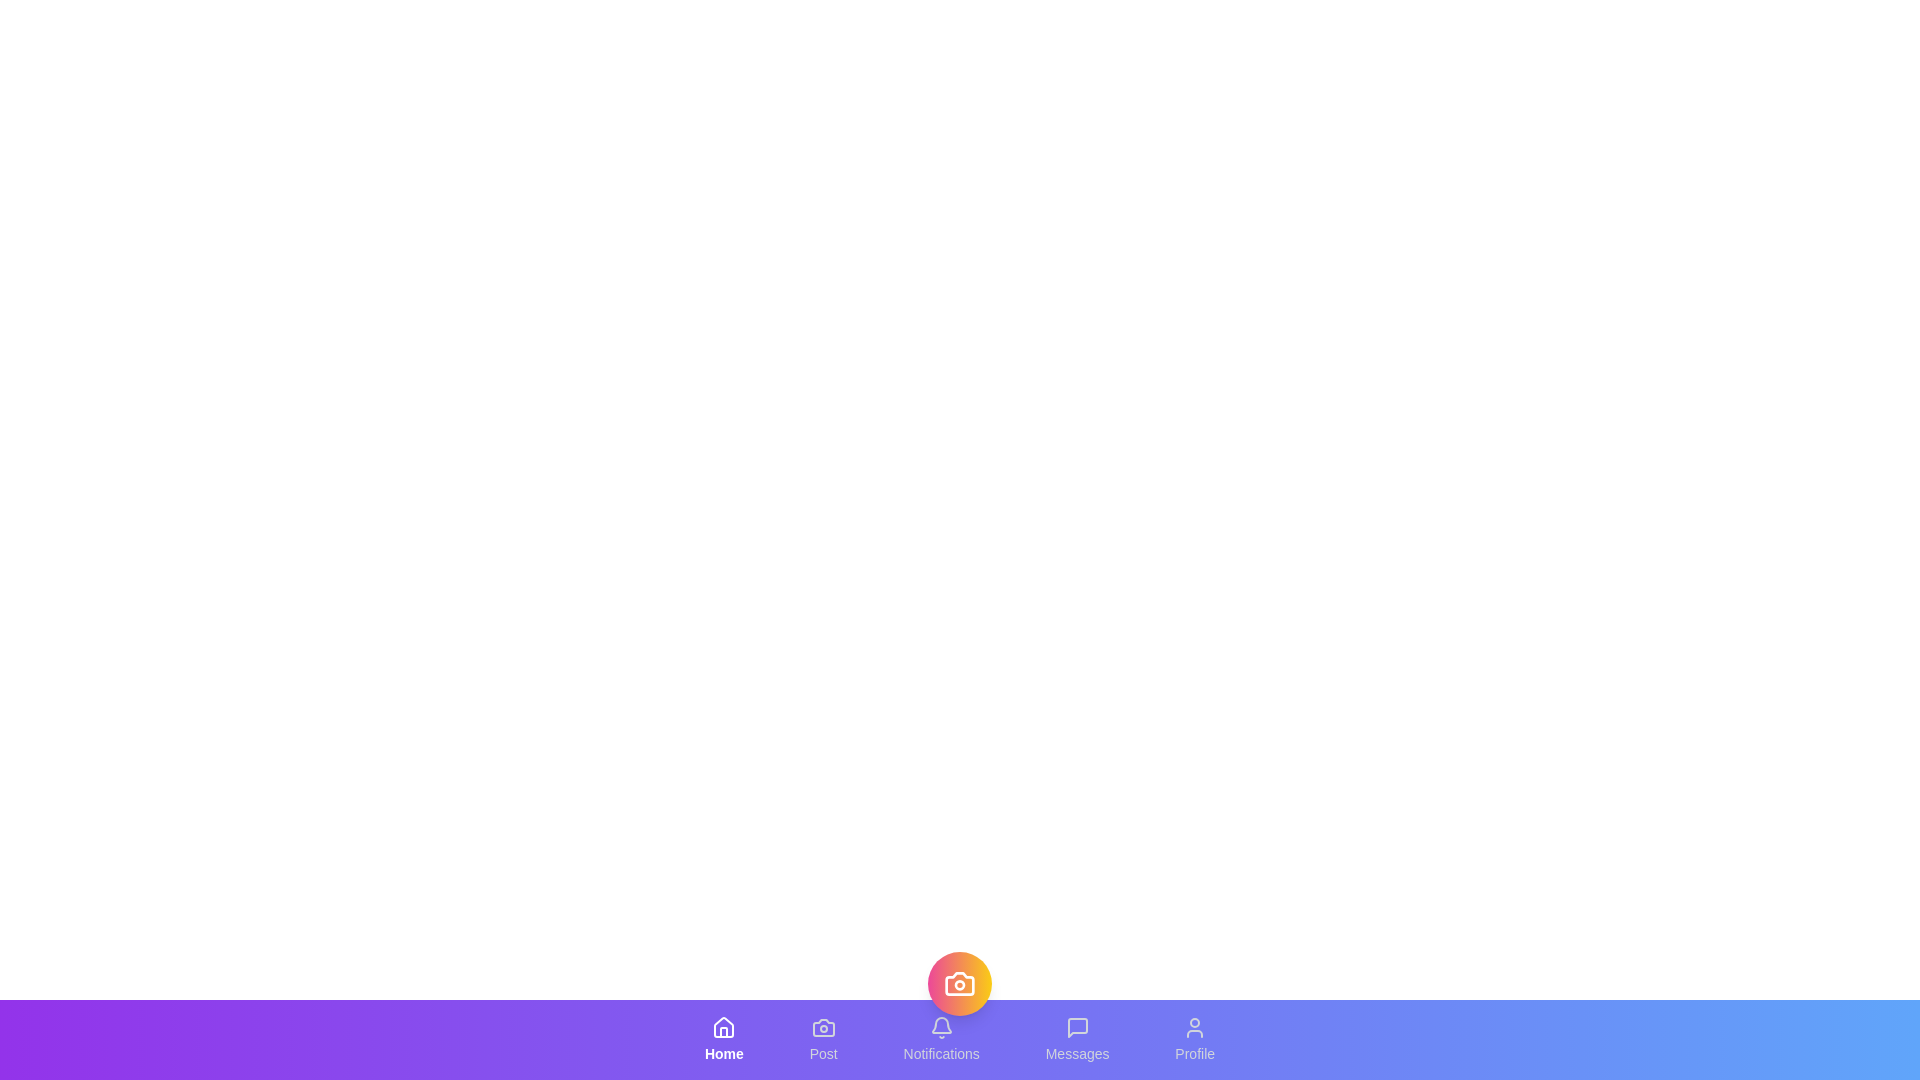 This screenshot has height=1080, width=1920. What do you see at coordinates (960, 982) in the screenshot?
I see `central floating button in the bottom navigation bar` at bounding box center [960, 982].